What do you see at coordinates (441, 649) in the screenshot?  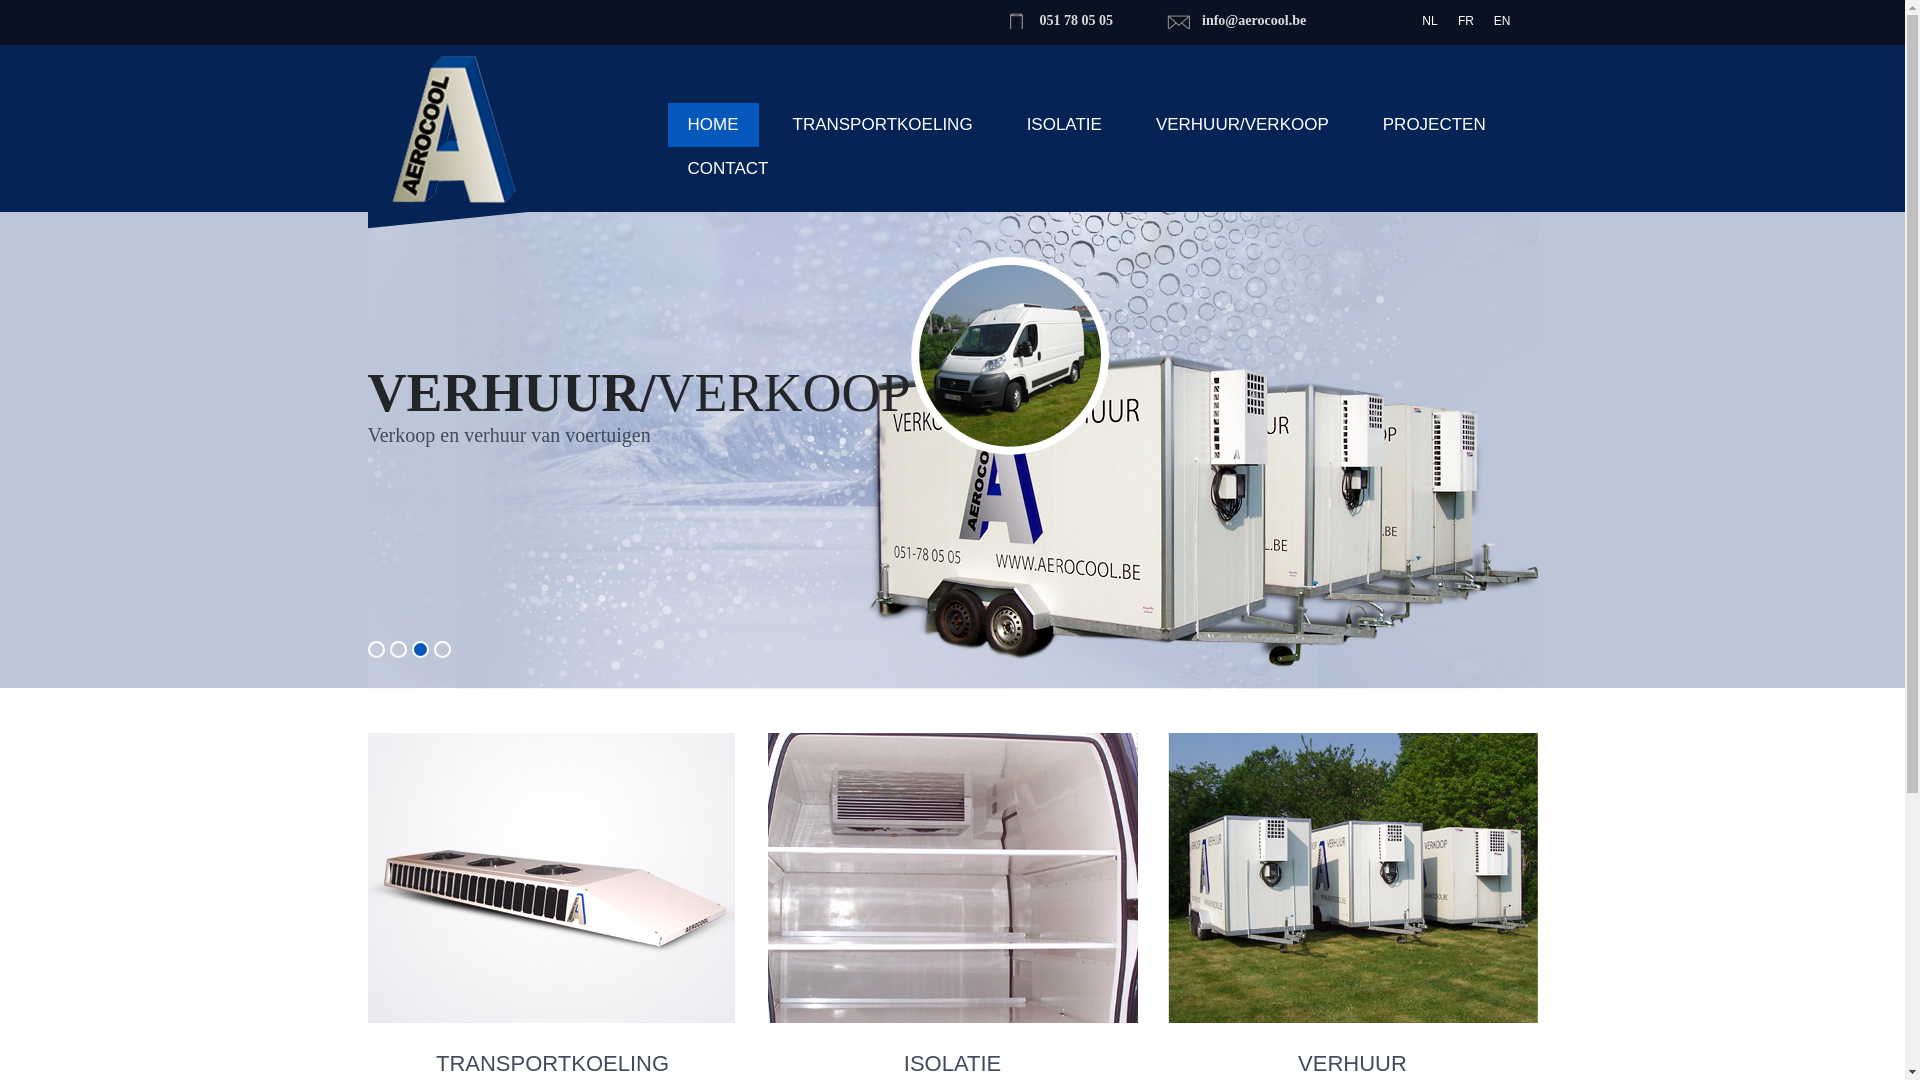 I see `'4'` at bounding box center [441, 649].